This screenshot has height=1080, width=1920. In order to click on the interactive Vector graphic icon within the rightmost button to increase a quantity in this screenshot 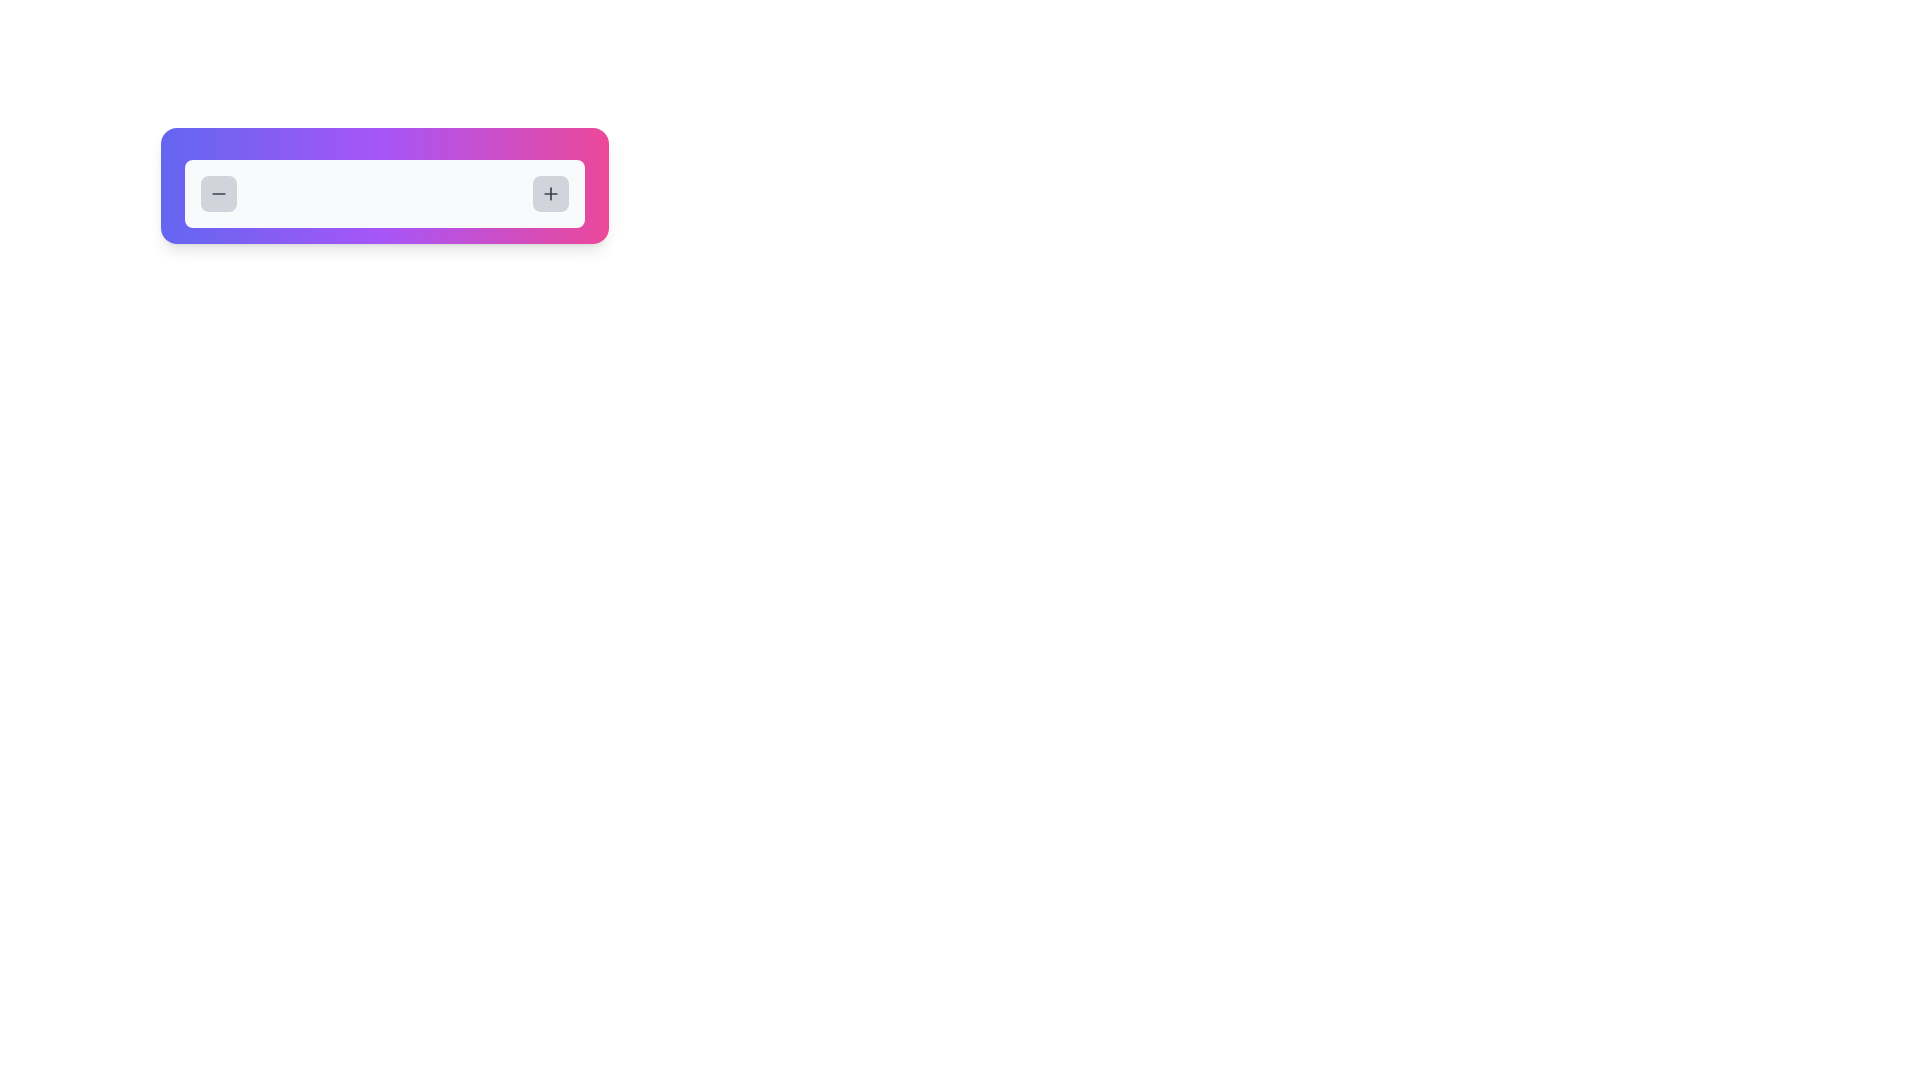, I will do `click(551, 193)`.